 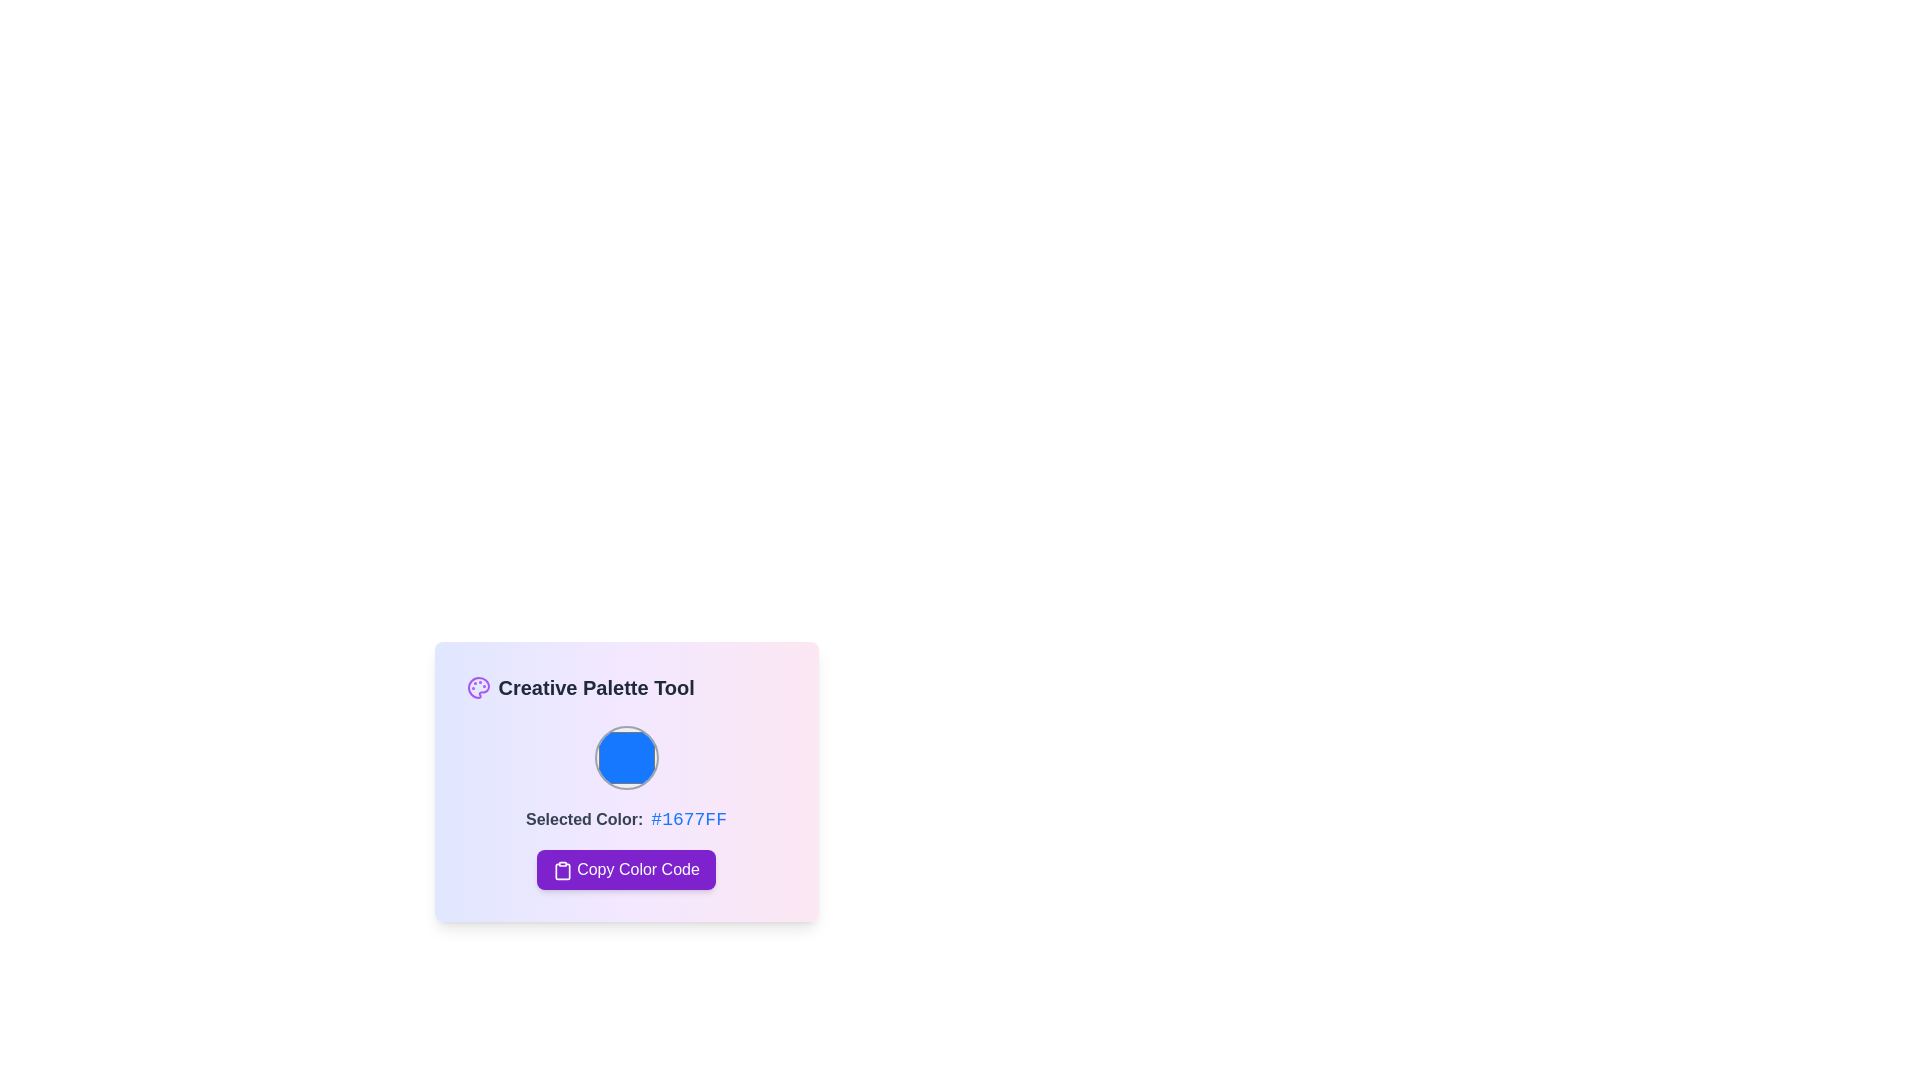 What do you see at coordinates (689, 820) in the screenshot?
I see `the non-interactive text display that shows the hexadecimal code for the currently selected color, located next to the label 'Selected Color:'` at bounding box center [689, 820].